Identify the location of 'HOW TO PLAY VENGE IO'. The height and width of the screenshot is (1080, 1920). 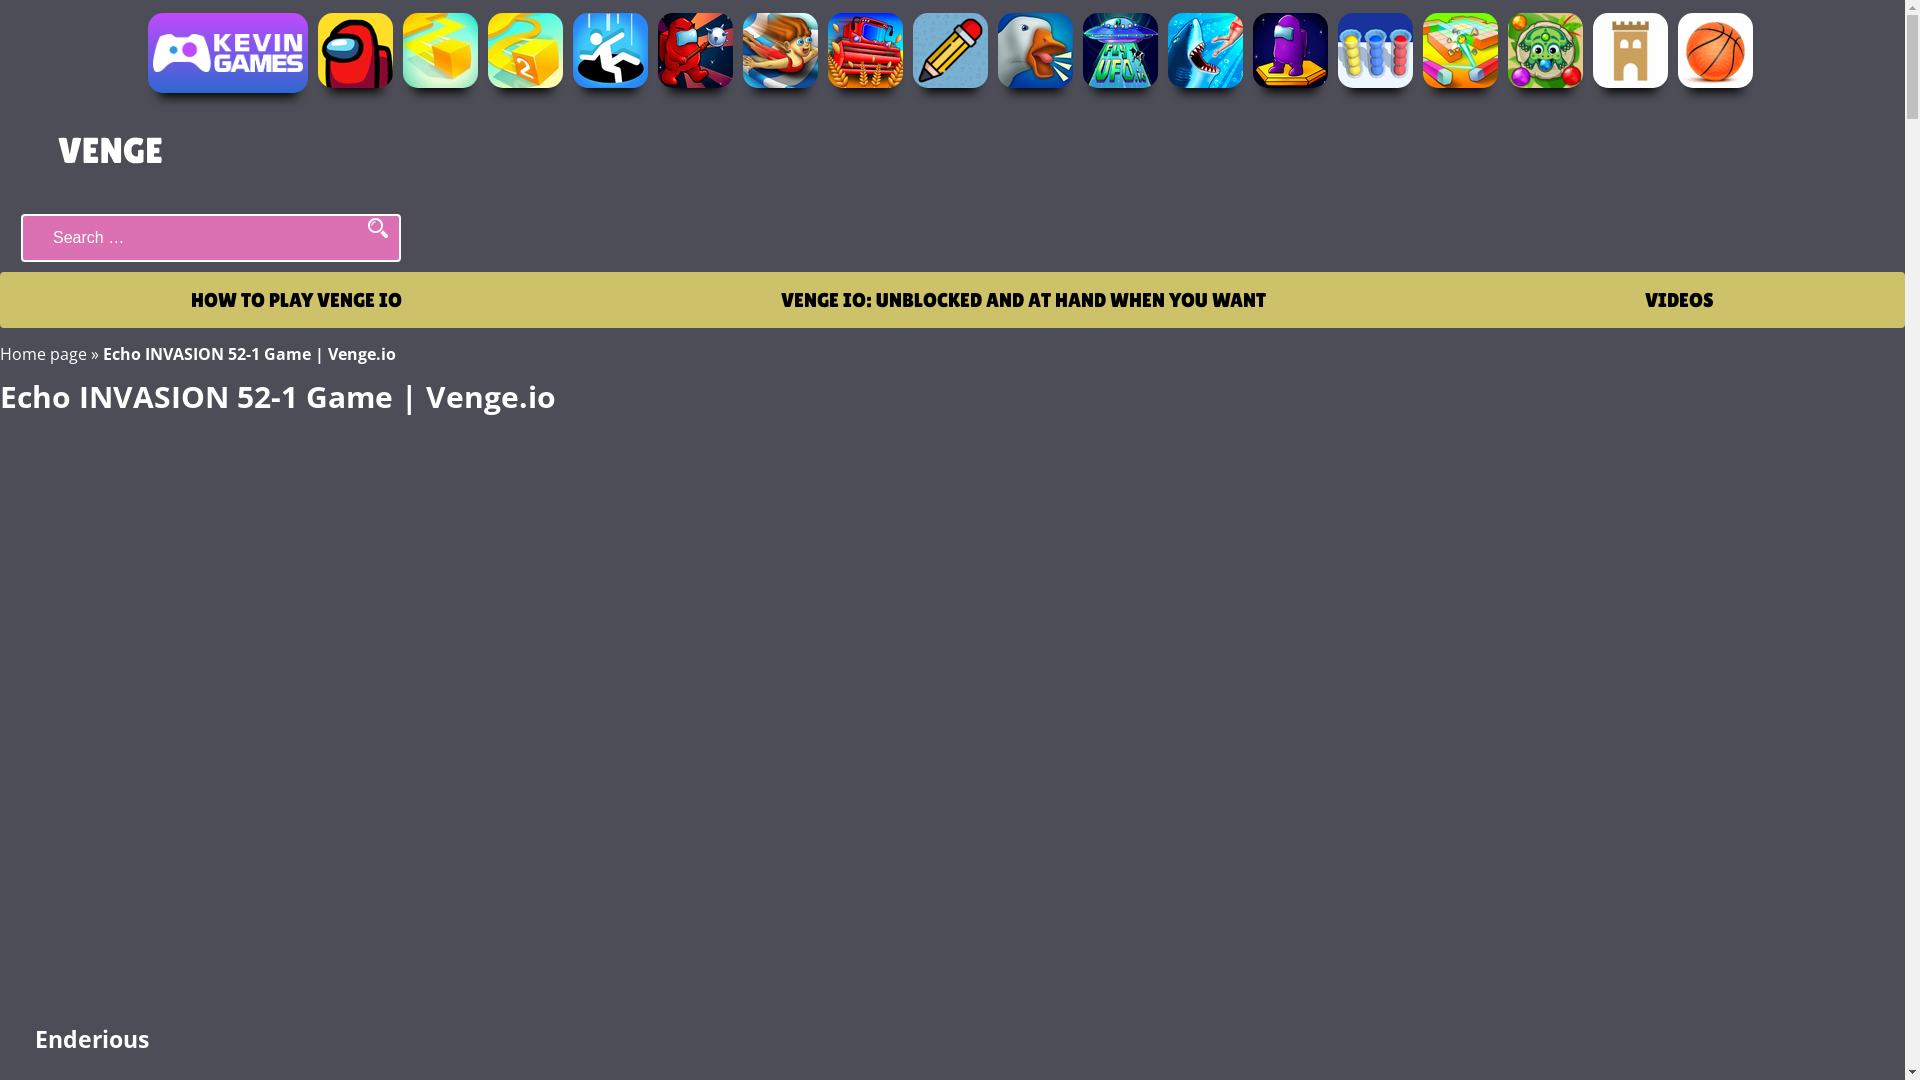
(295, 300).